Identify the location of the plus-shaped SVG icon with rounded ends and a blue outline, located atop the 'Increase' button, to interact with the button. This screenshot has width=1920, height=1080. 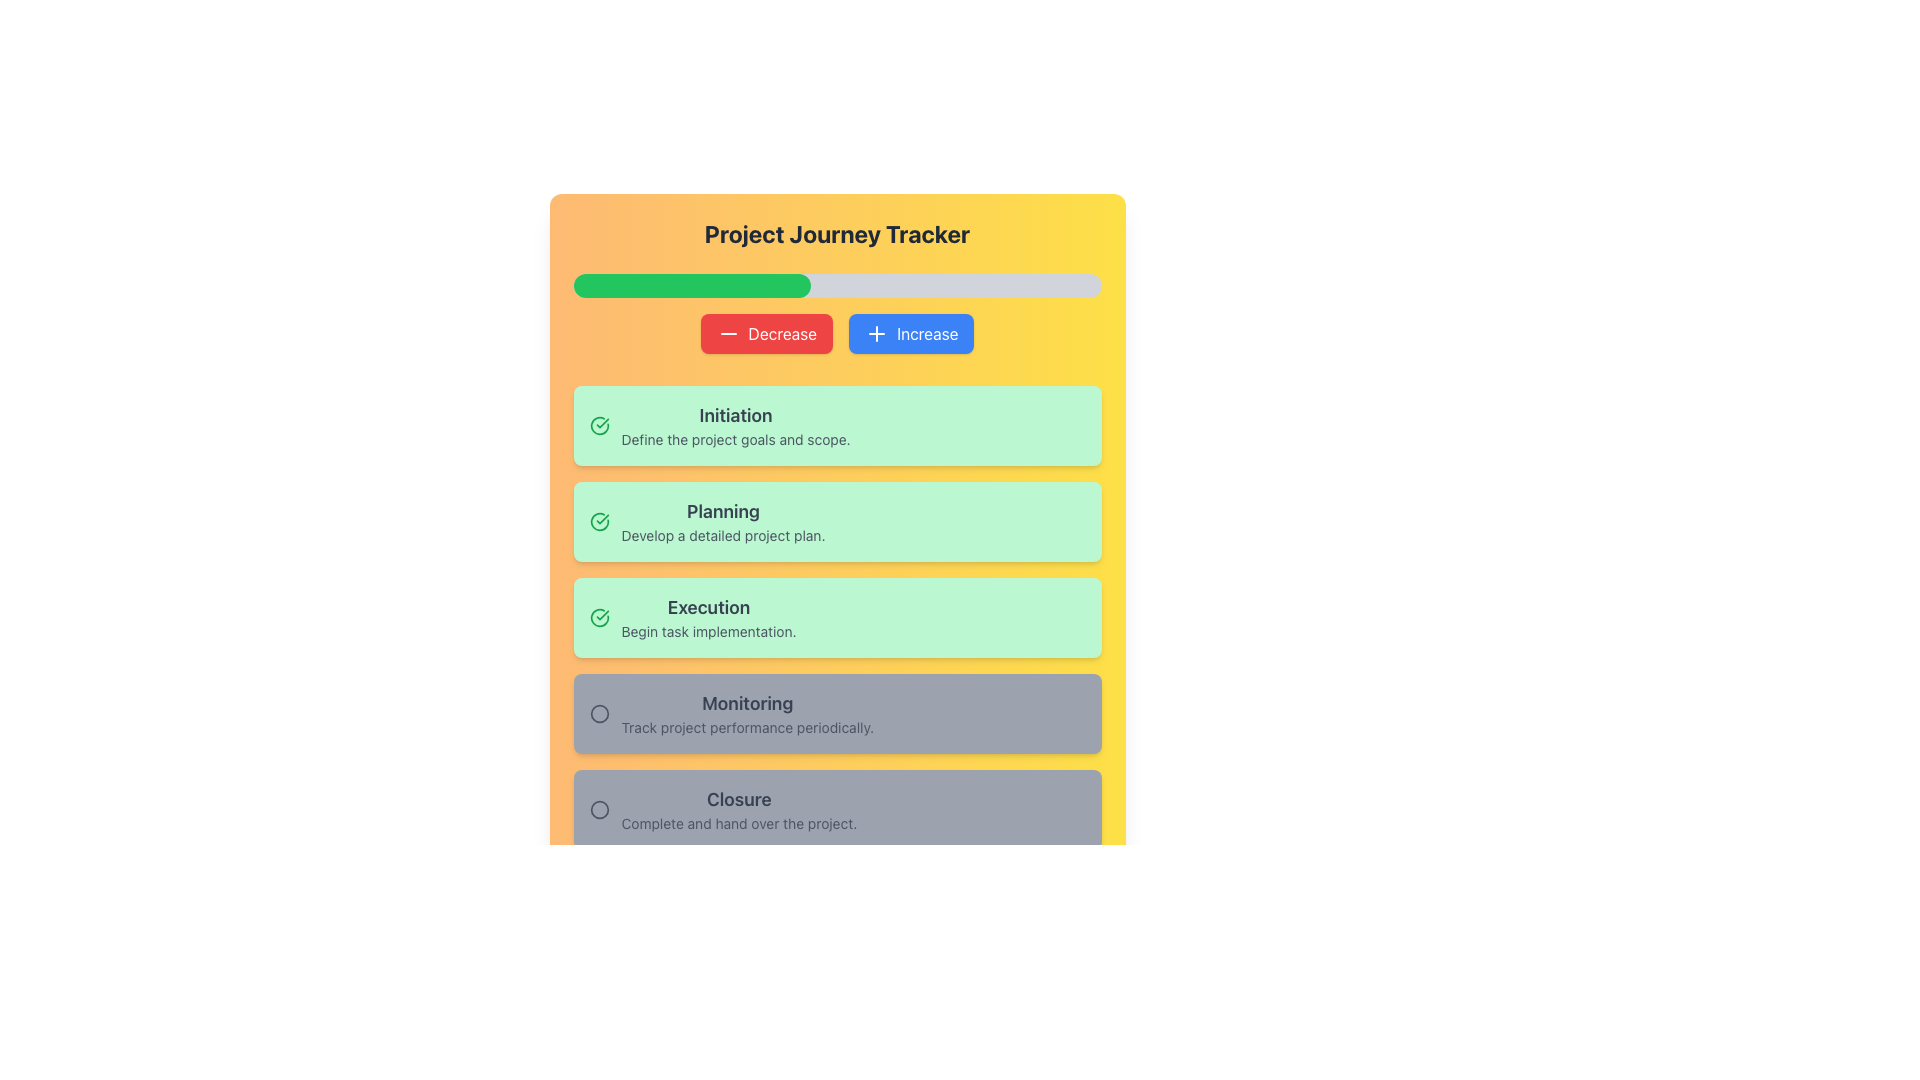
(877, 333).